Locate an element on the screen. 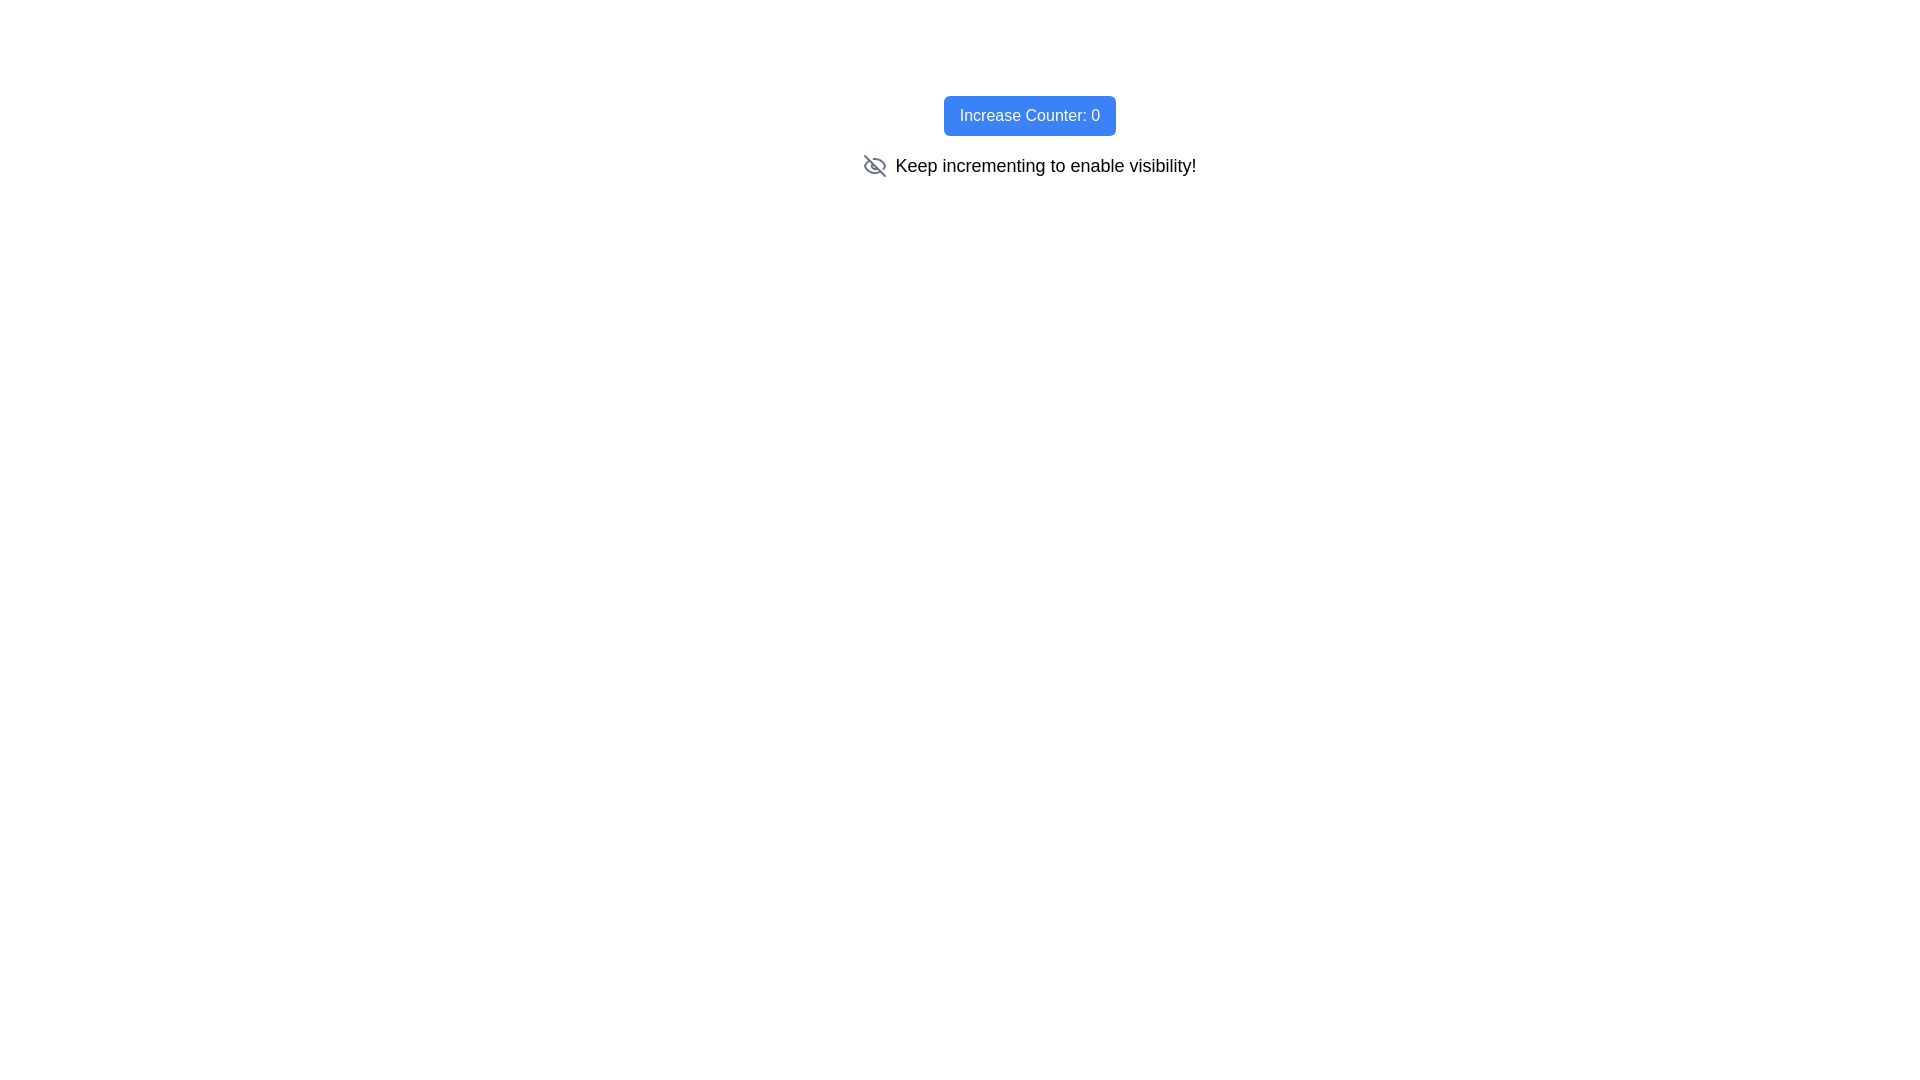  the blue button labeled 'Increase Counter: 0' to observe its hover effects is located at coordinates (1030, 115).